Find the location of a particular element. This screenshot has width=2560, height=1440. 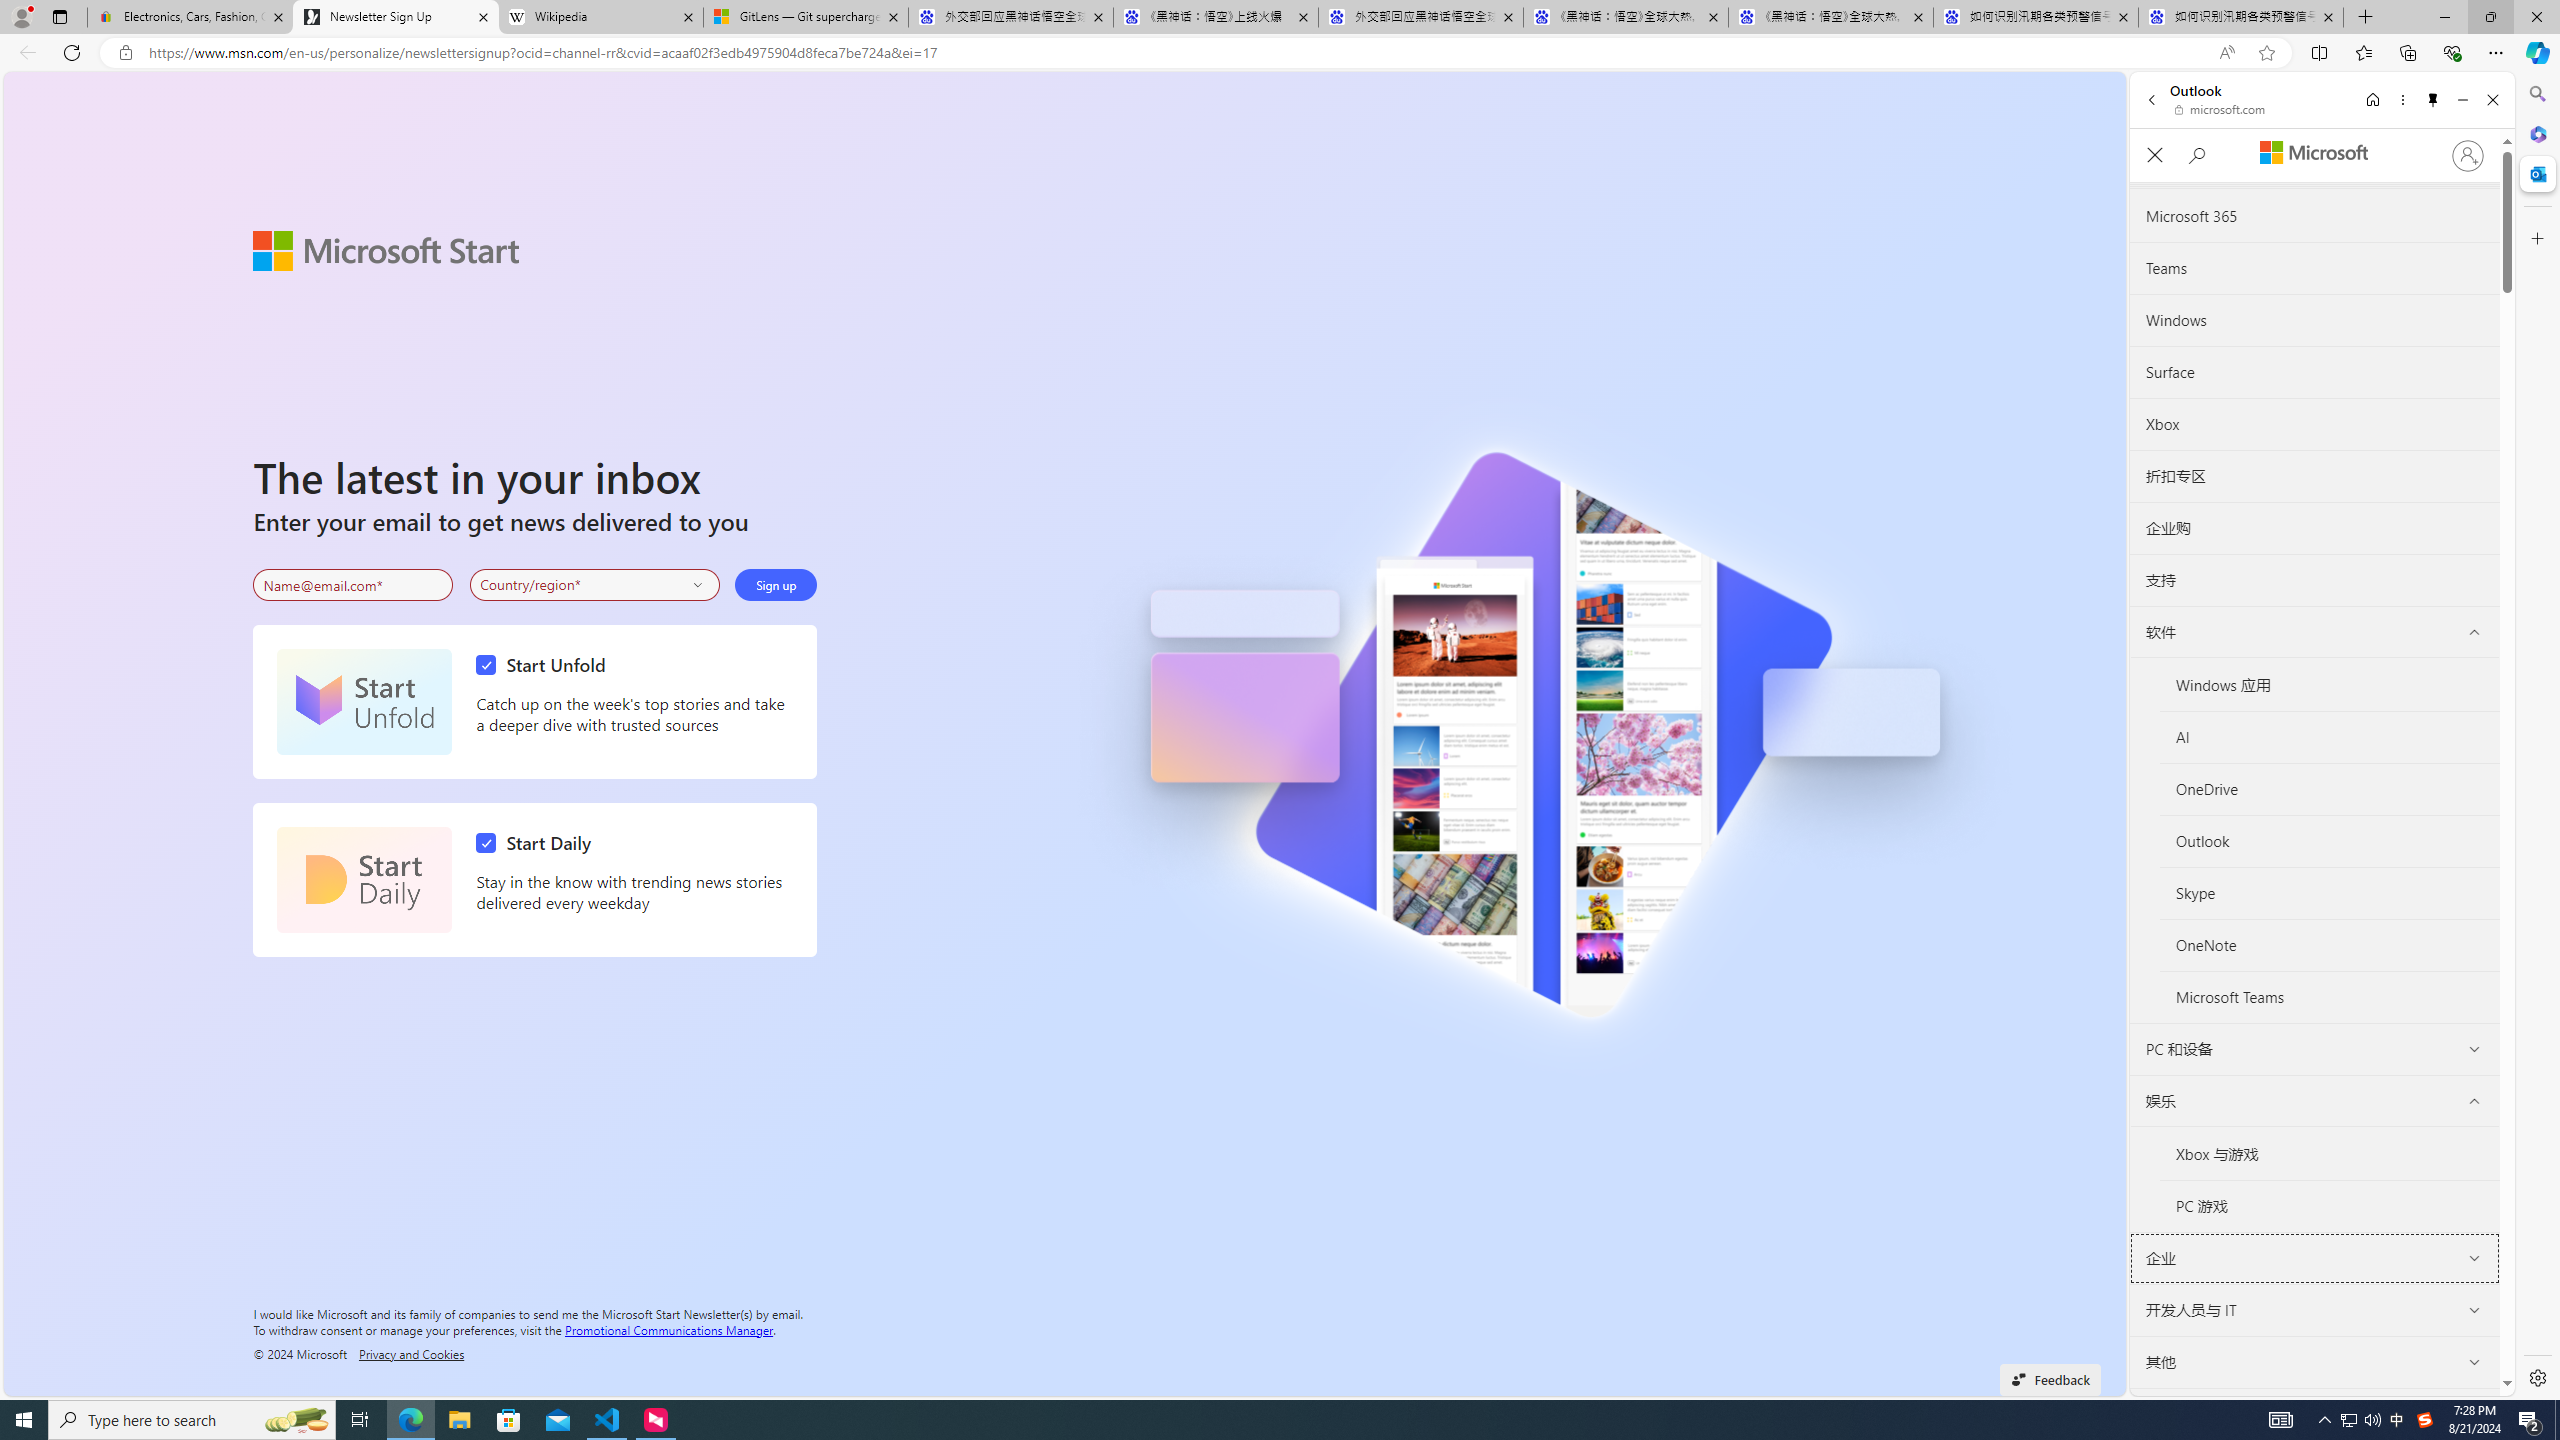

'Skype' is located at coordinates (2328, 892).